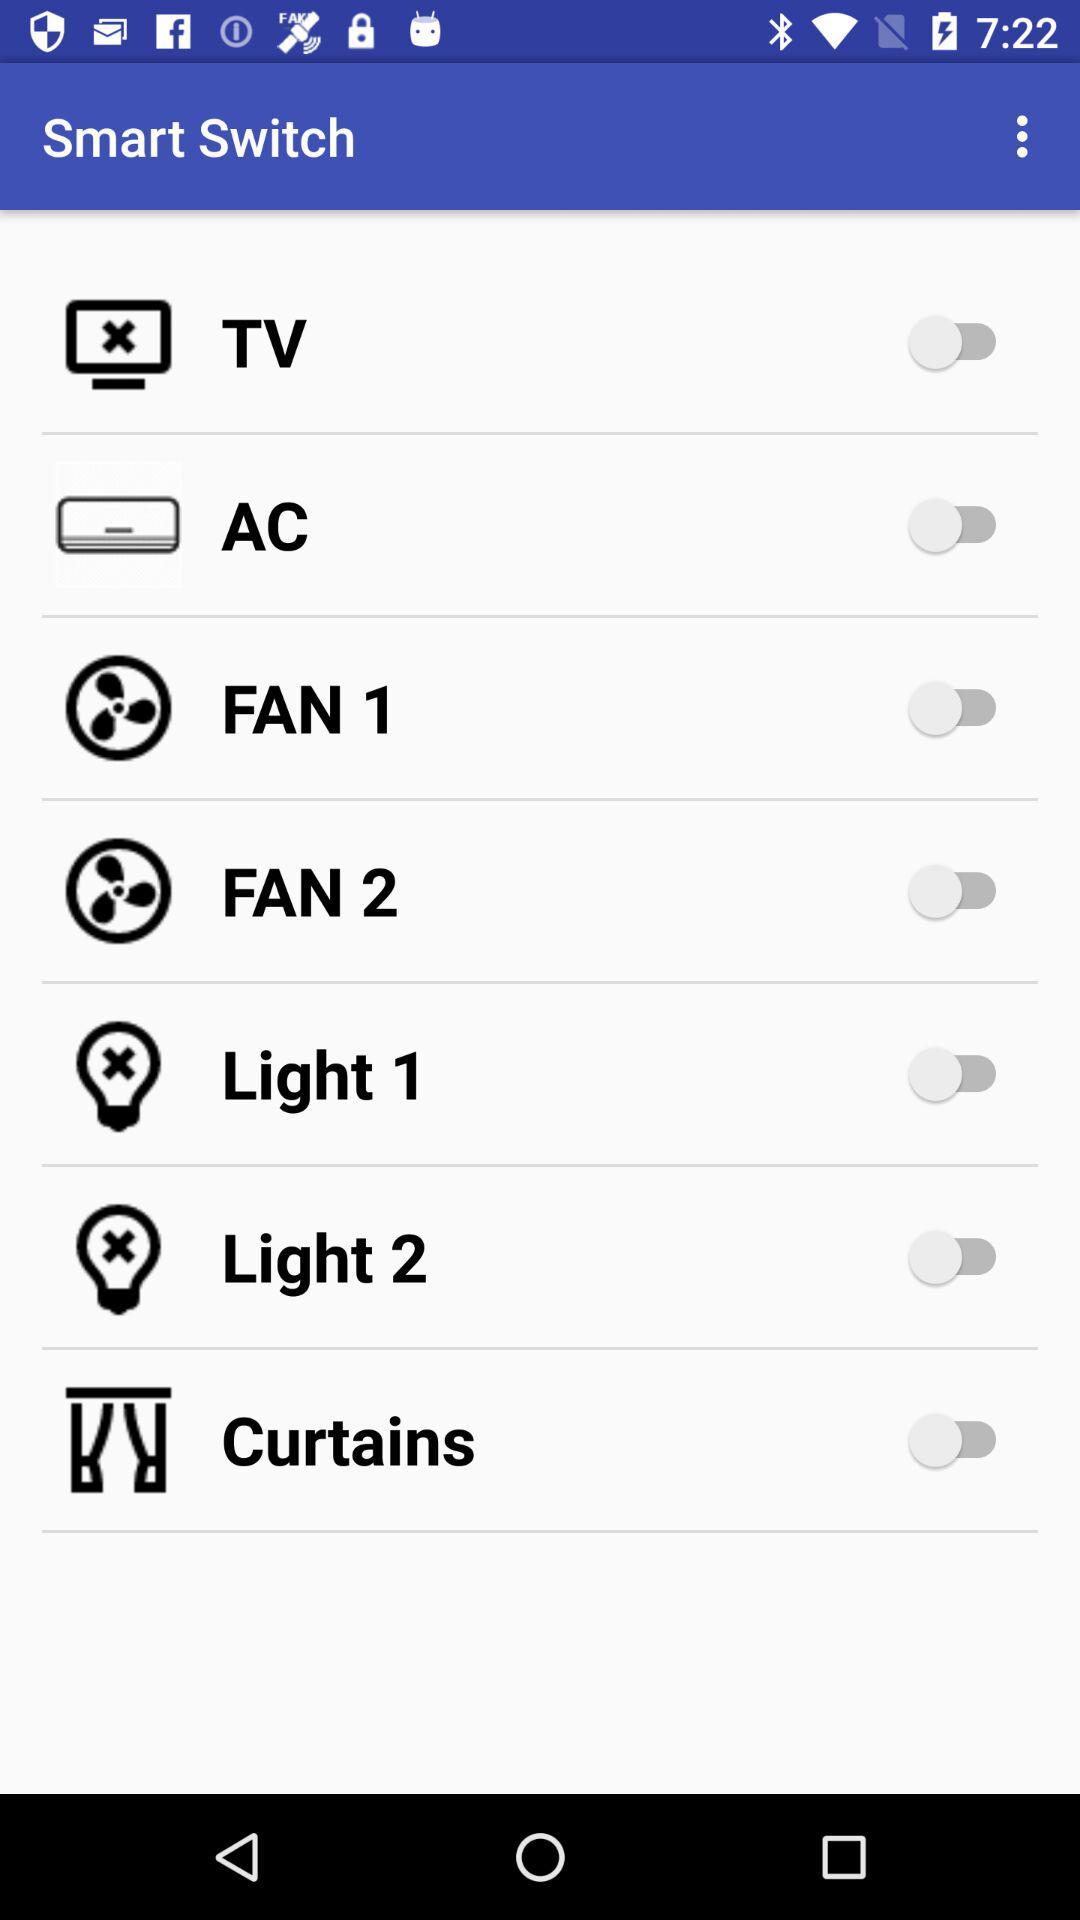  I want to click on curtains option, so click(961, 1440).